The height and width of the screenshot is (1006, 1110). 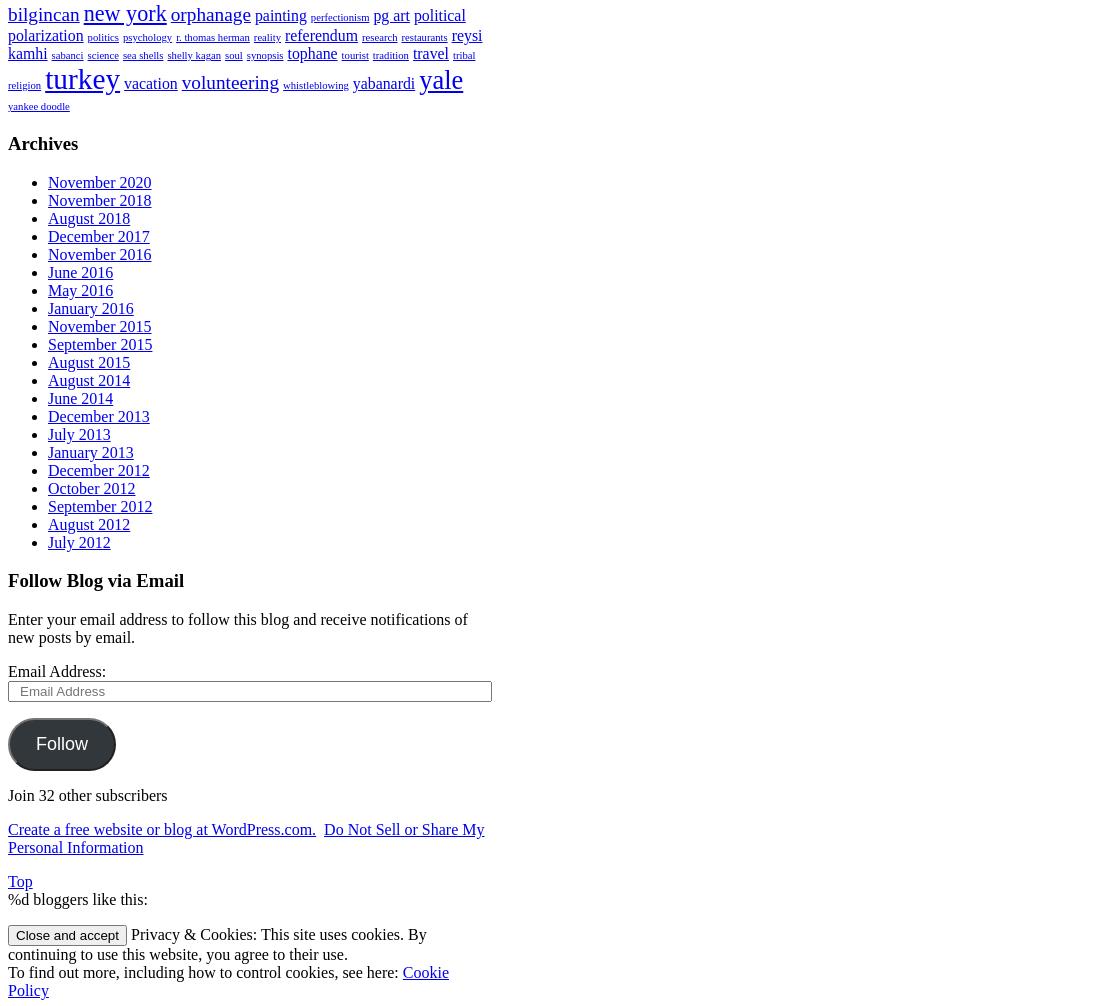 I want to click on 'reysi kamhi', so click(x=244, y=44).